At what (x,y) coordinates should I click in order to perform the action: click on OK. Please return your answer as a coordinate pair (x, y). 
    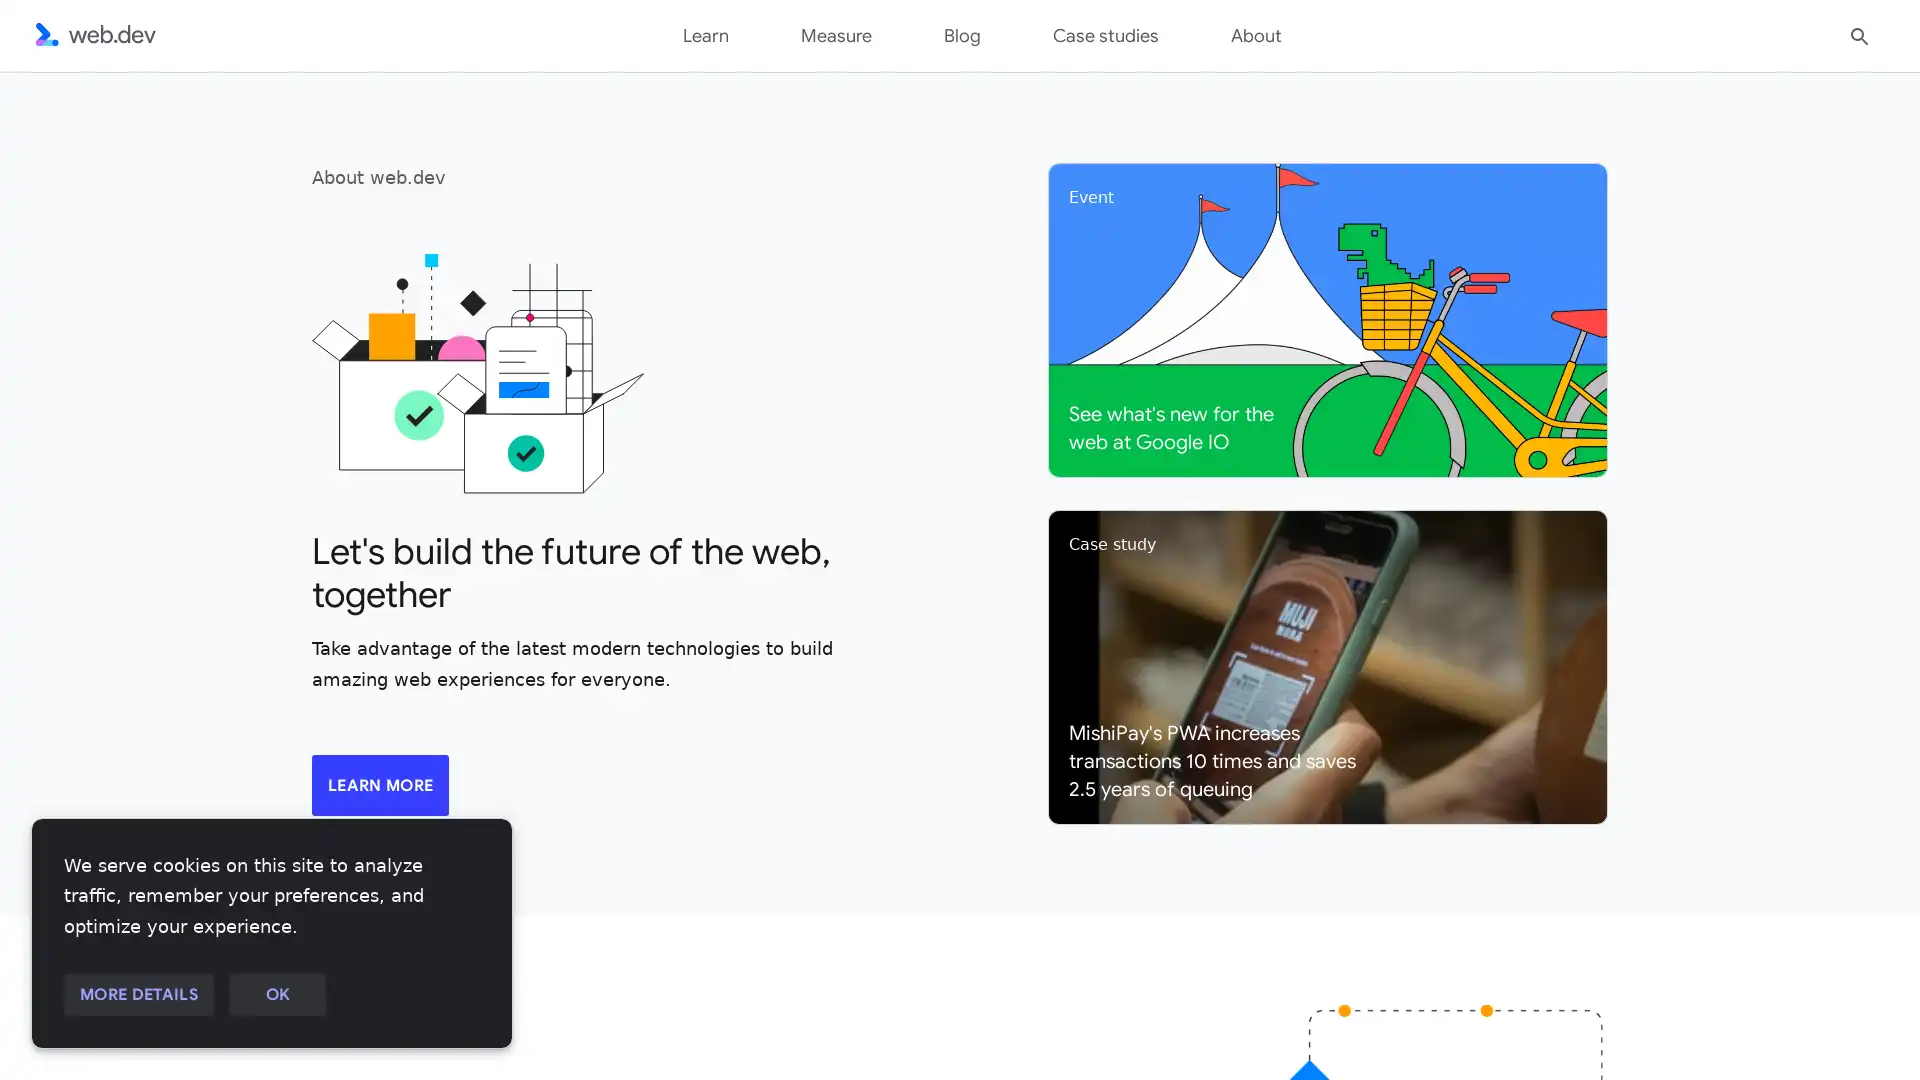
    Looking at the image, I should click on (276, 995).